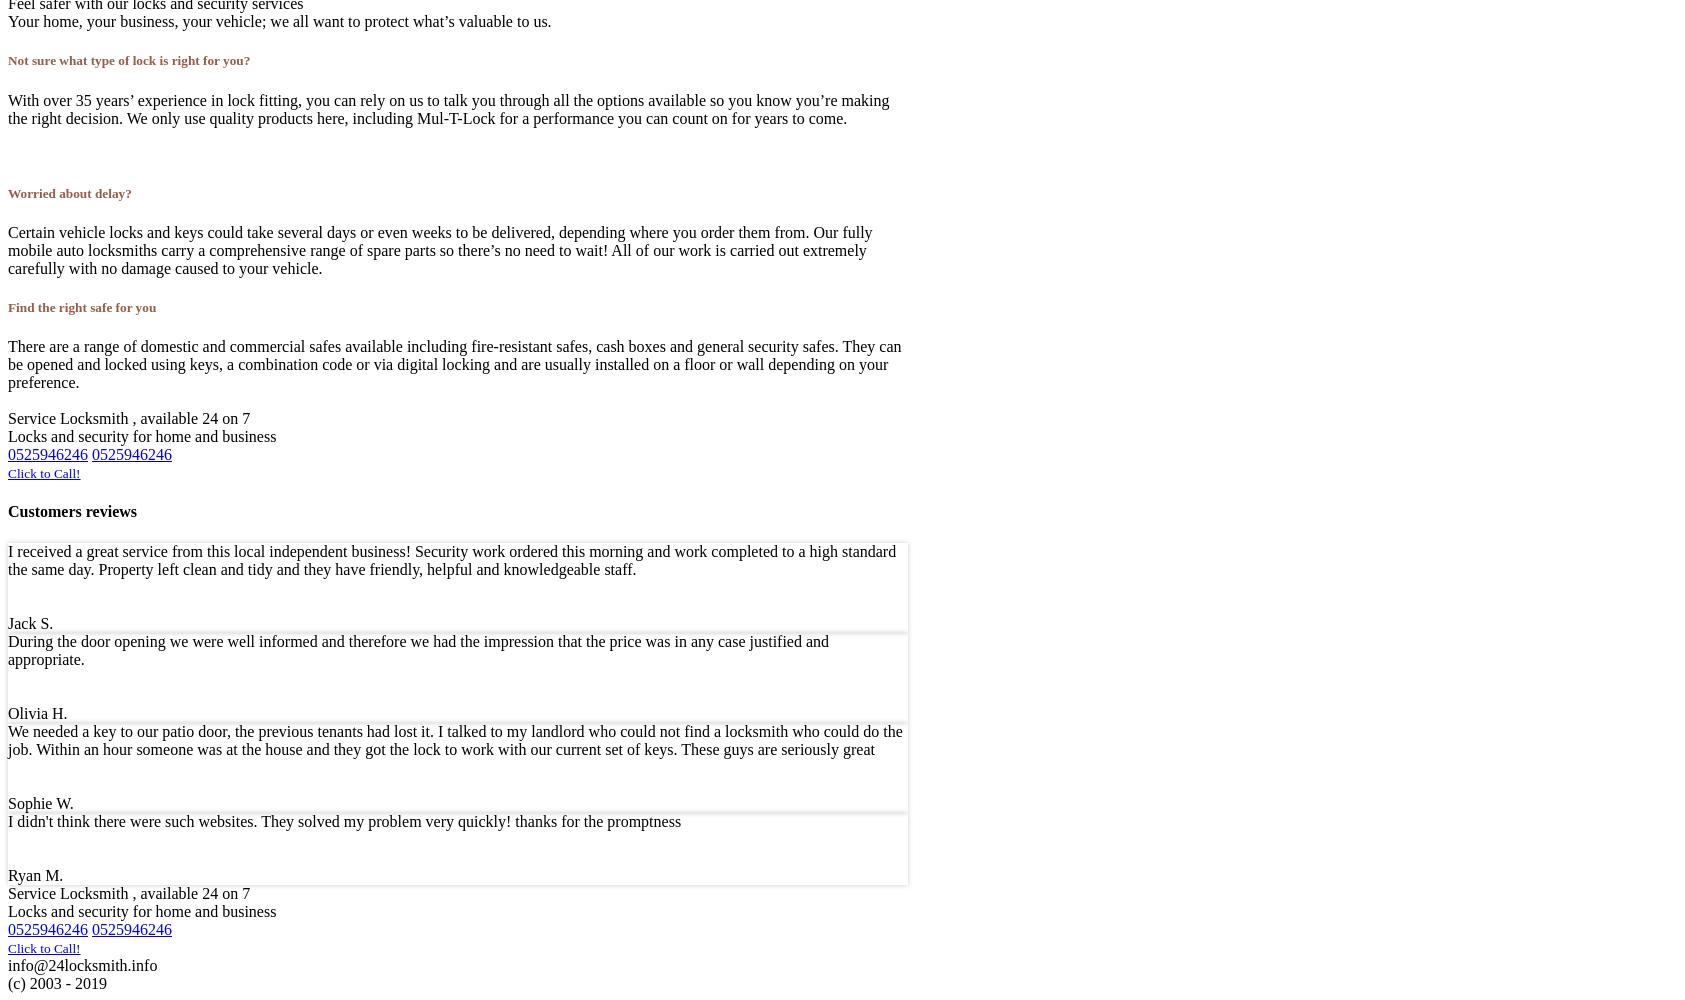  What do you see at coordinates (6, 873) in the screenshot?
I see `'Ryan M.'` at bounding box center [6, 873].